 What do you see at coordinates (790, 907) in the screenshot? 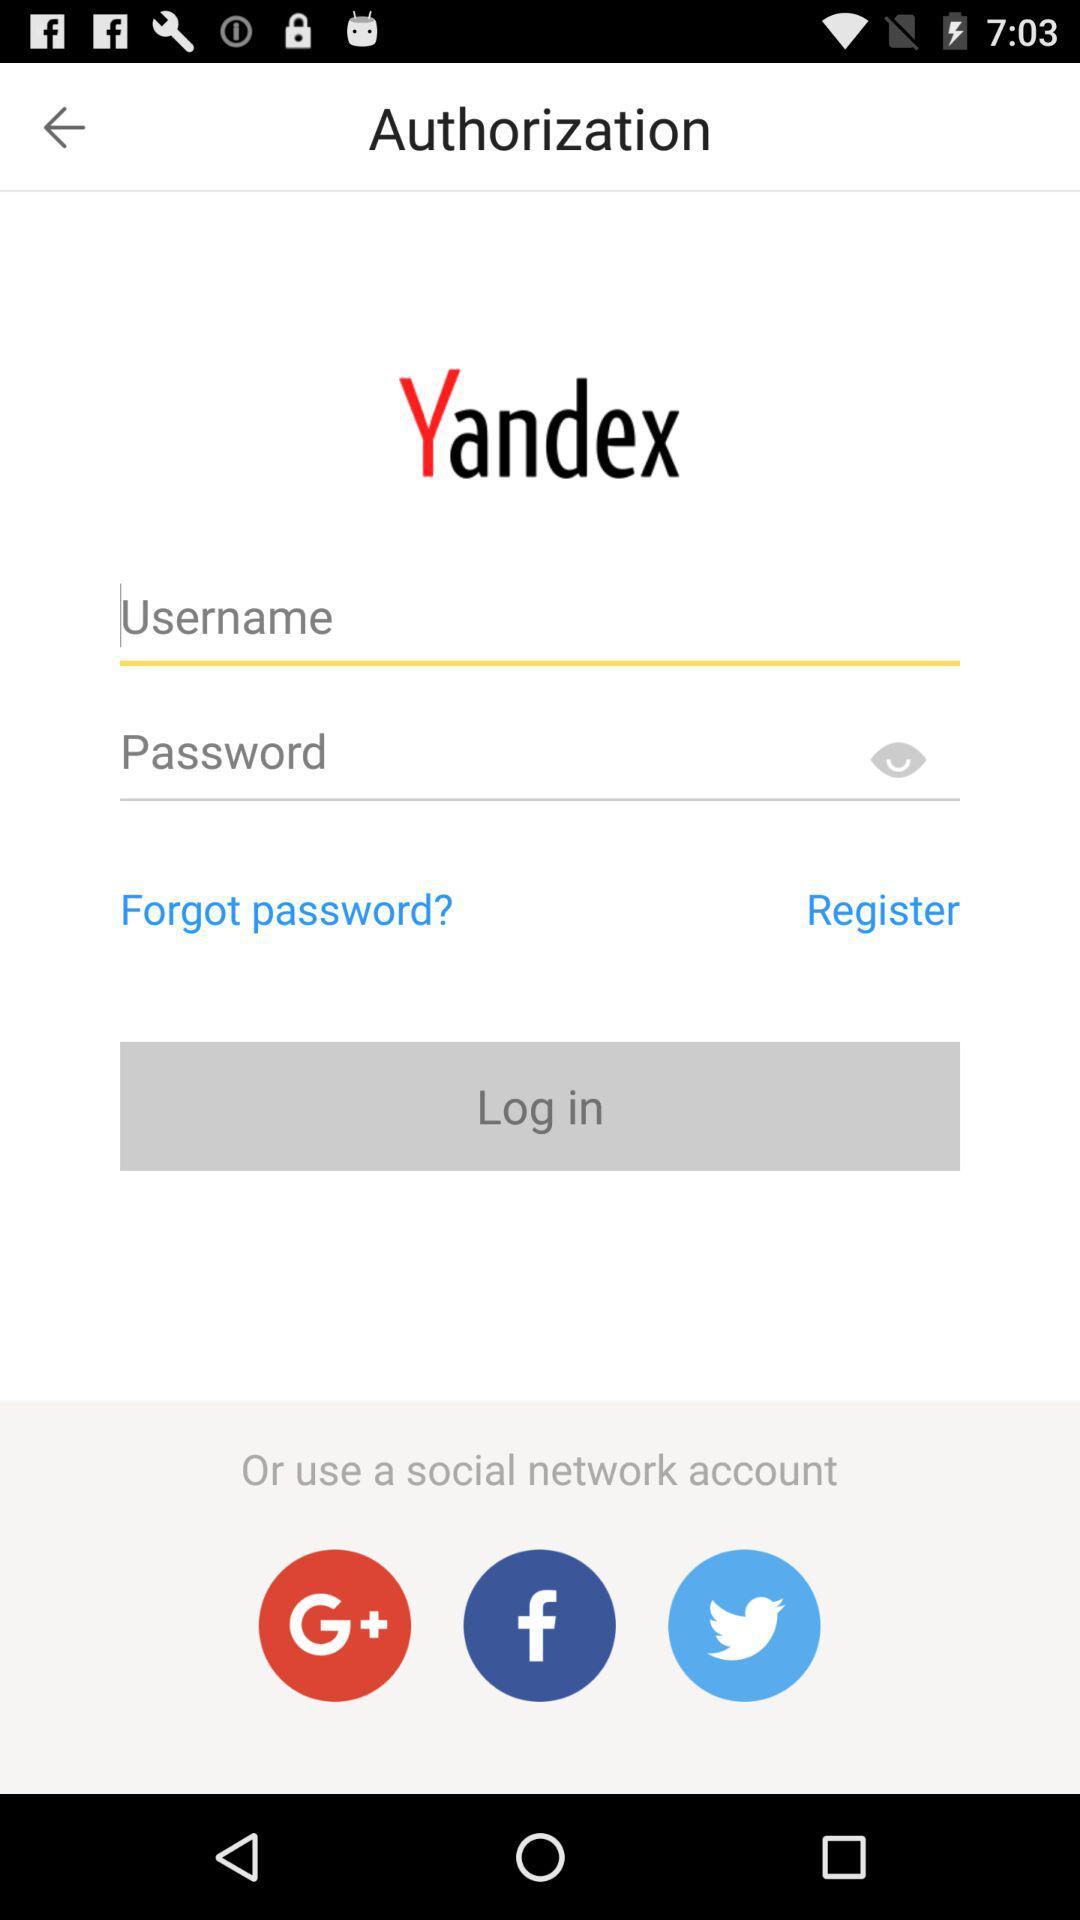
I see `the app to the right of the forgot password?` at bounding box center [790, 907].